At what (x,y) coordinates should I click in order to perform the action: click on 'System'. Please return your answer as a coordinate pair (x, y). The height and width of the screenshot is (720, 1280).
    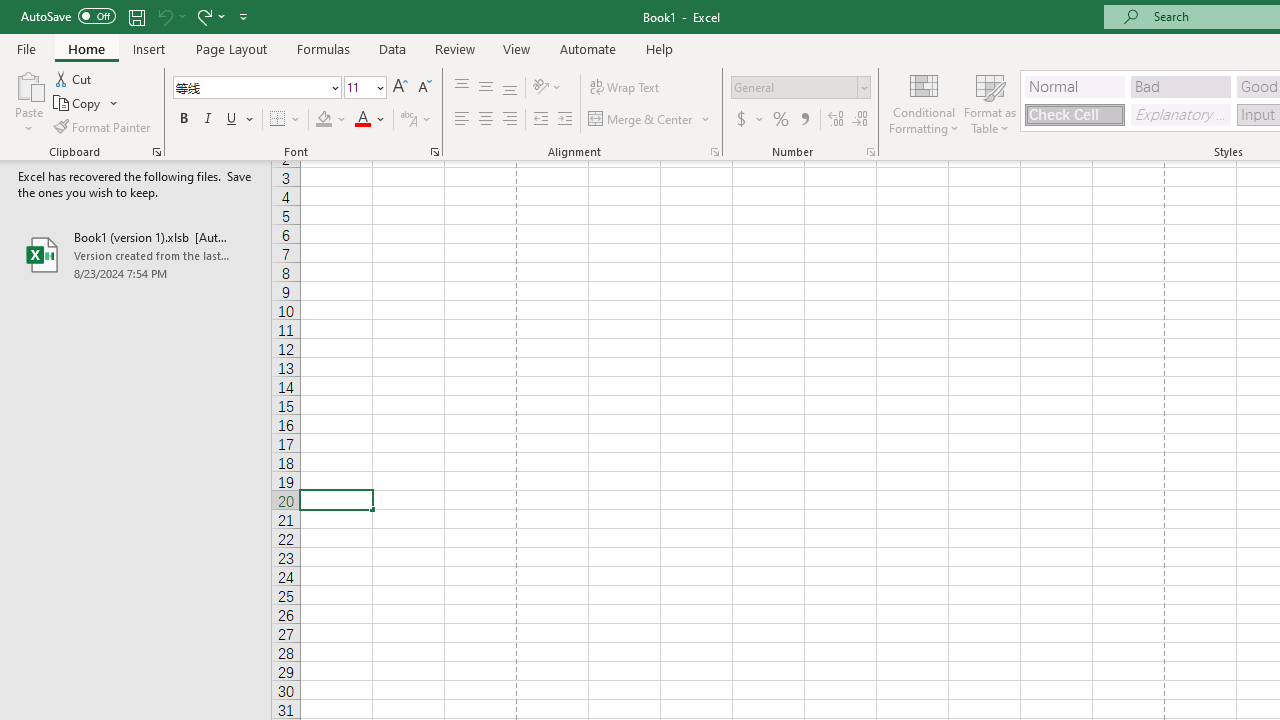
    Looking at the image, I should click on (10, 11).